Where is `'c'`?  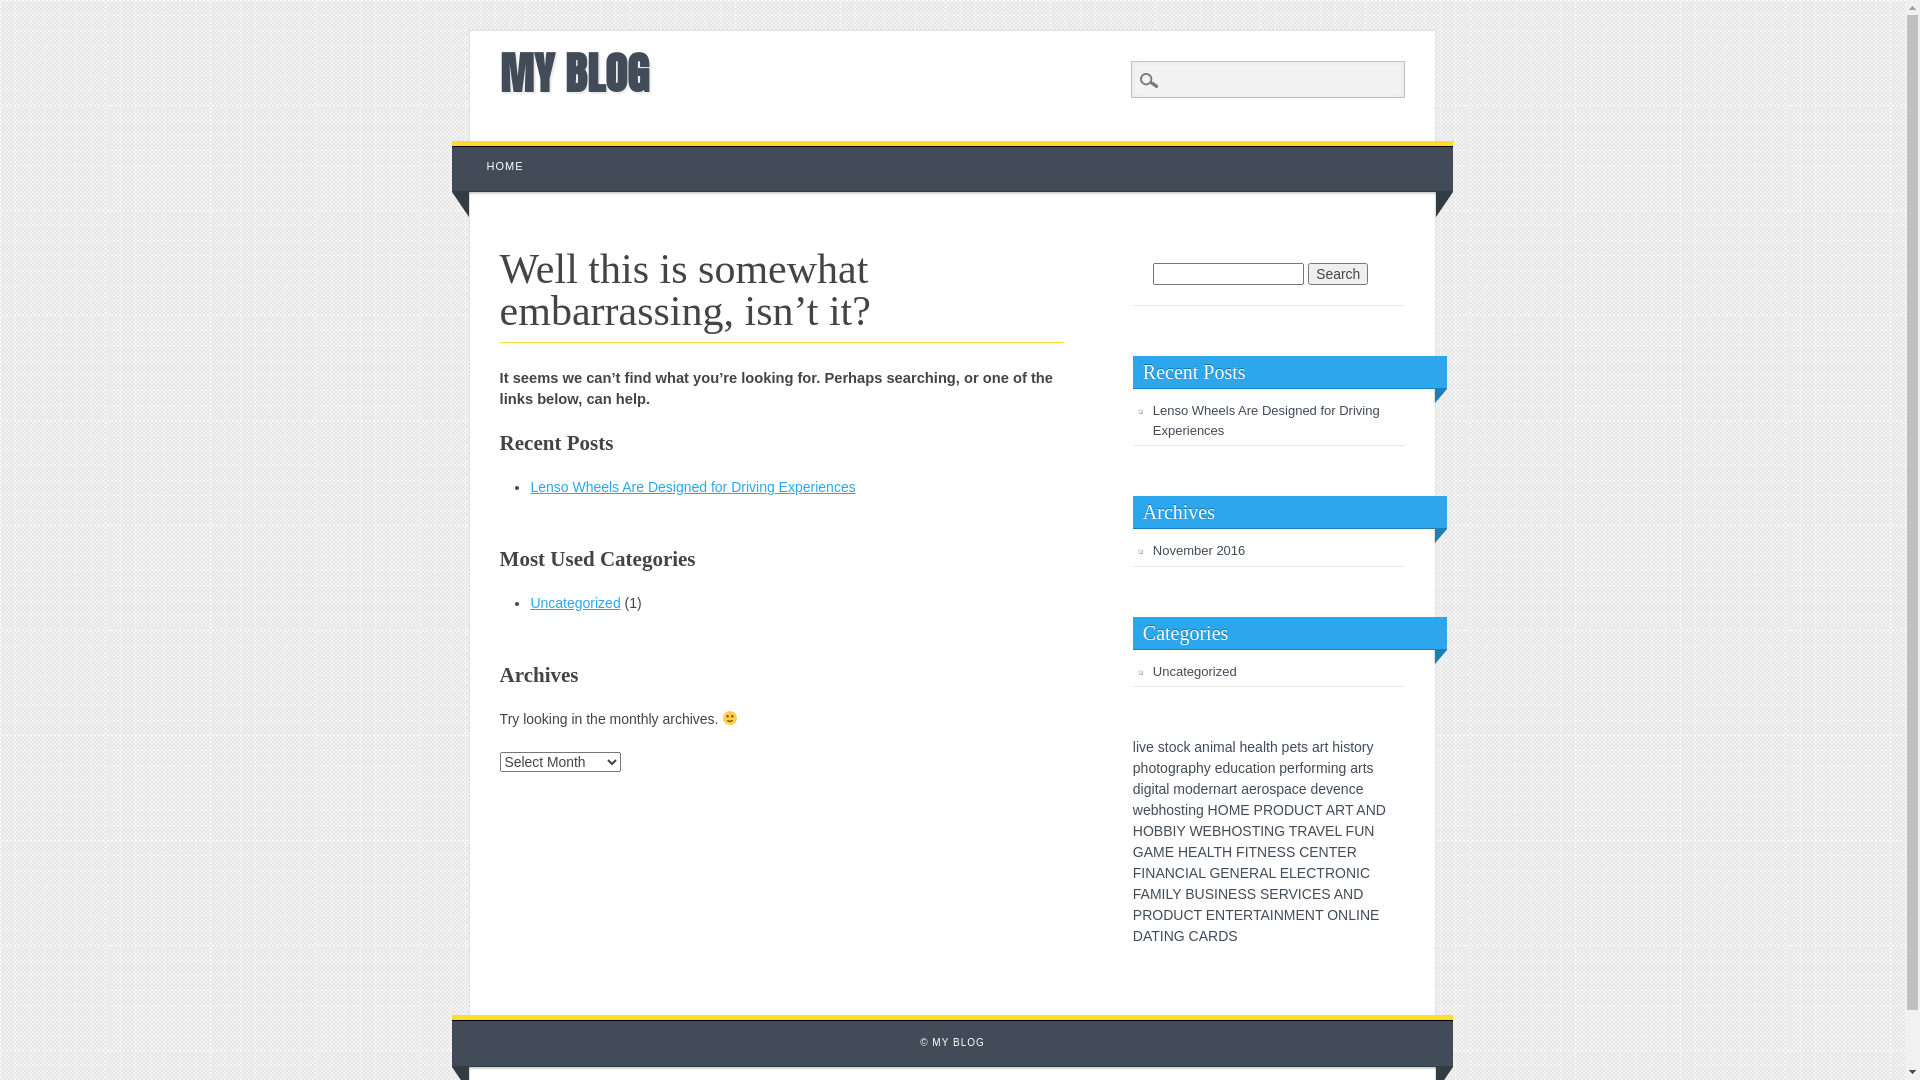 'c' is located at coordinates (1179, 747).